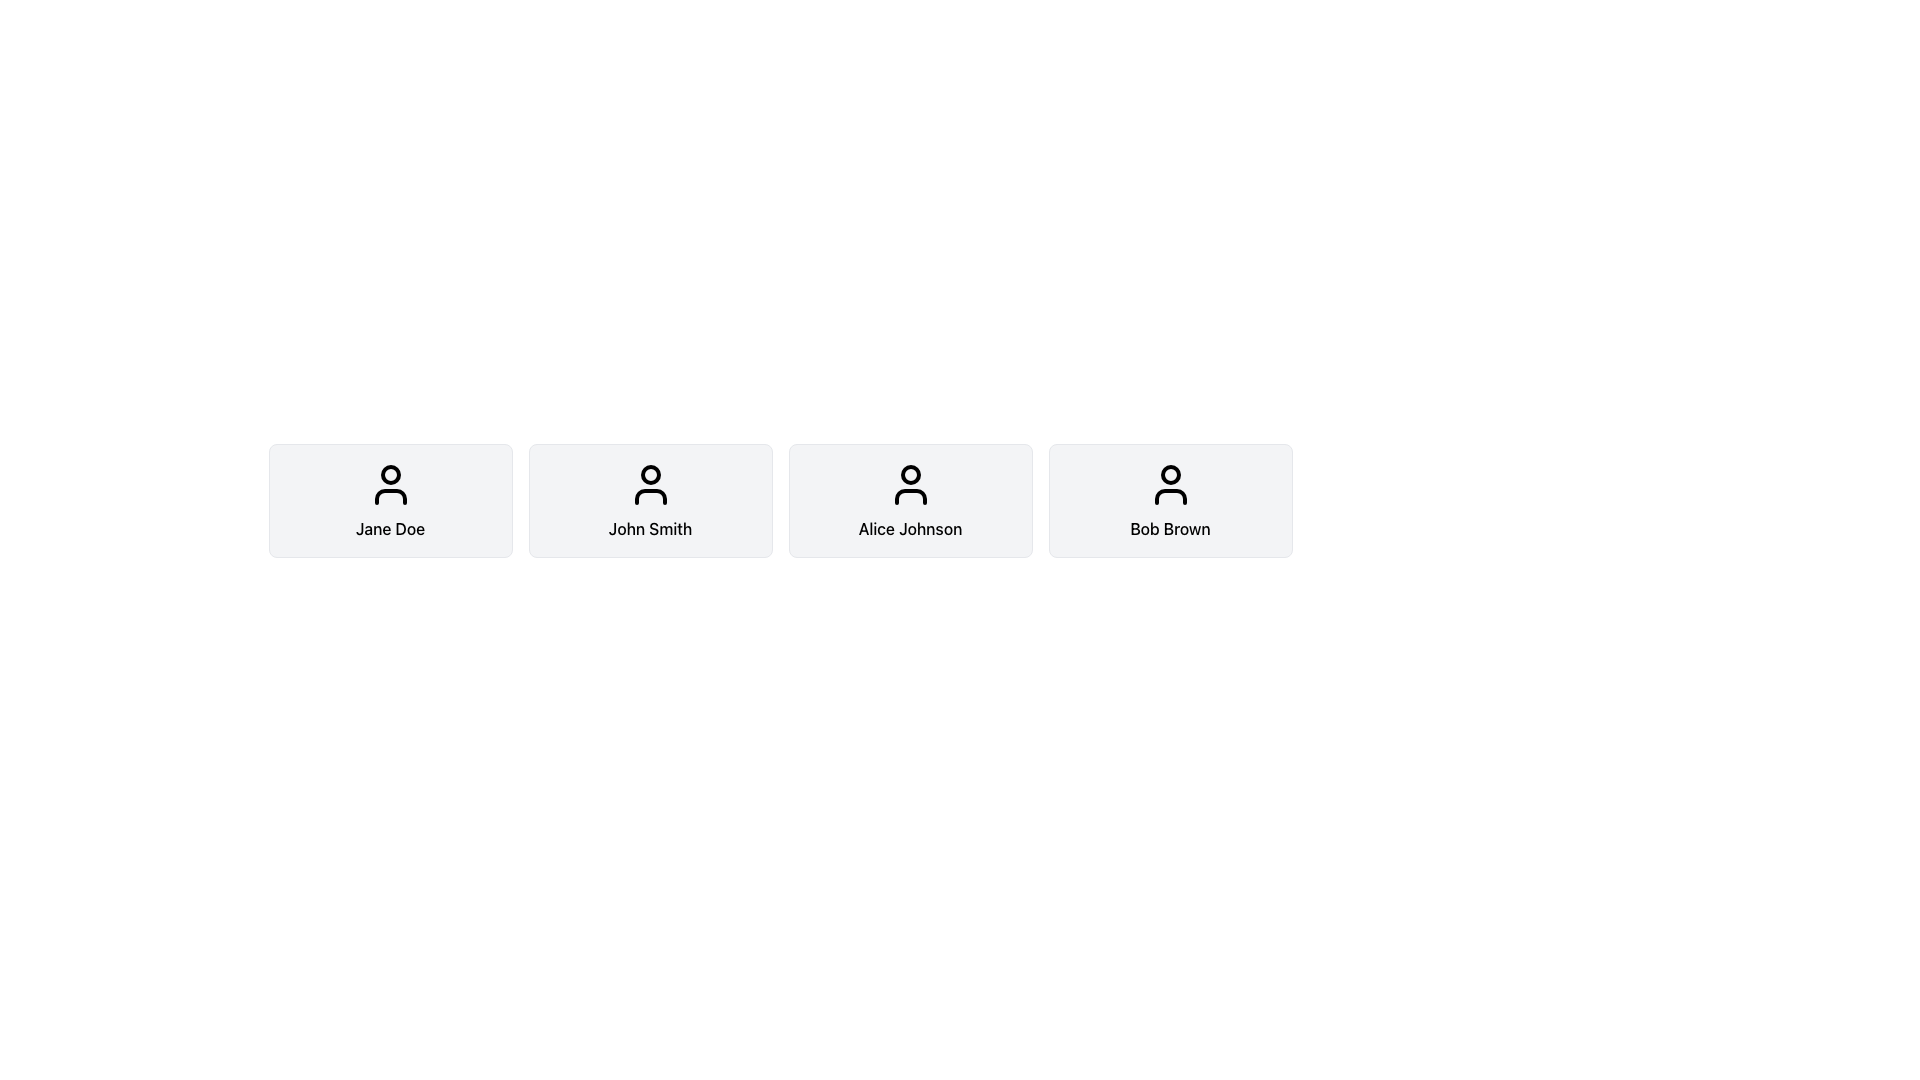  I want to click on the Vector Graphic Element representing the lower body of the user profile icon for 'Jane Doe', which is positioned directly below the head shape in the SVG illustration, so click(390, 496).